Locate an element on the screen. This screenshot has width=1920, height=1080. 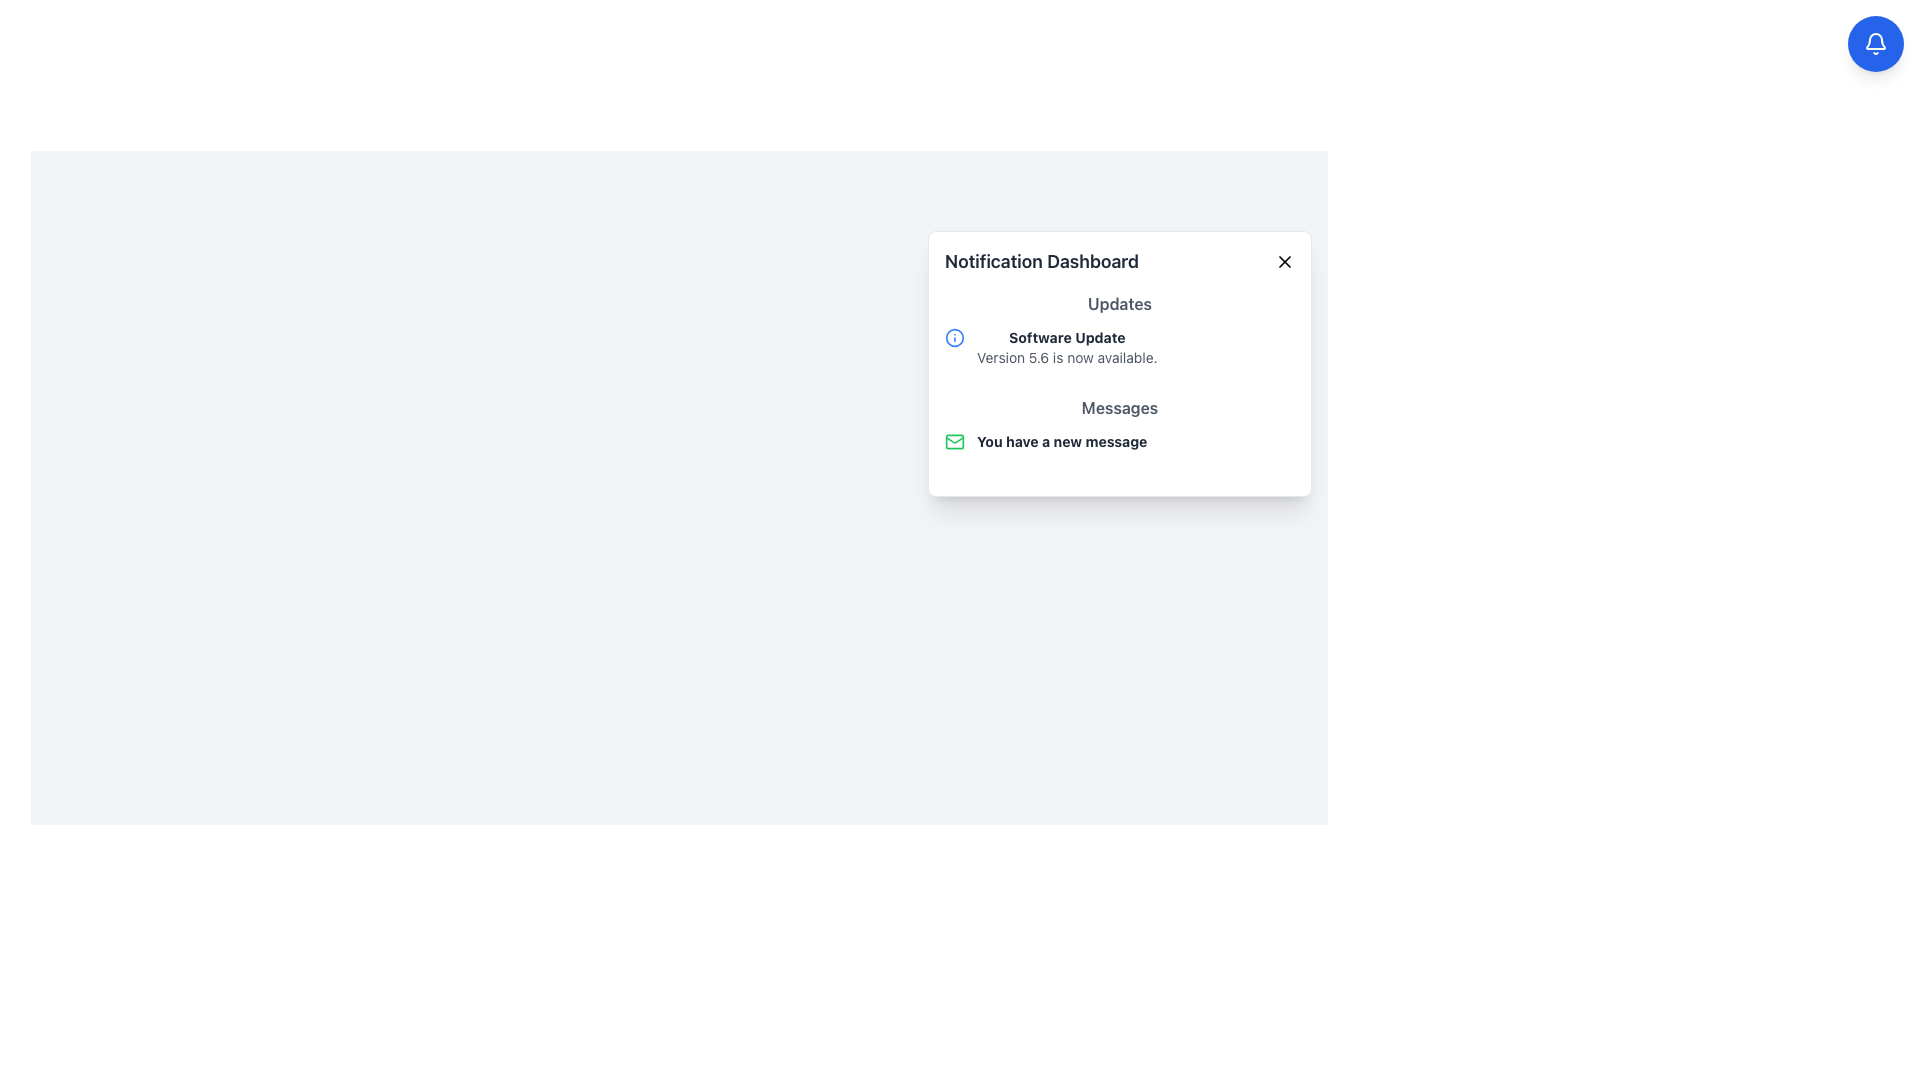
the rectangular base of the mail icon, which serves as the envelope's main body is located at coordinates (954, 441).